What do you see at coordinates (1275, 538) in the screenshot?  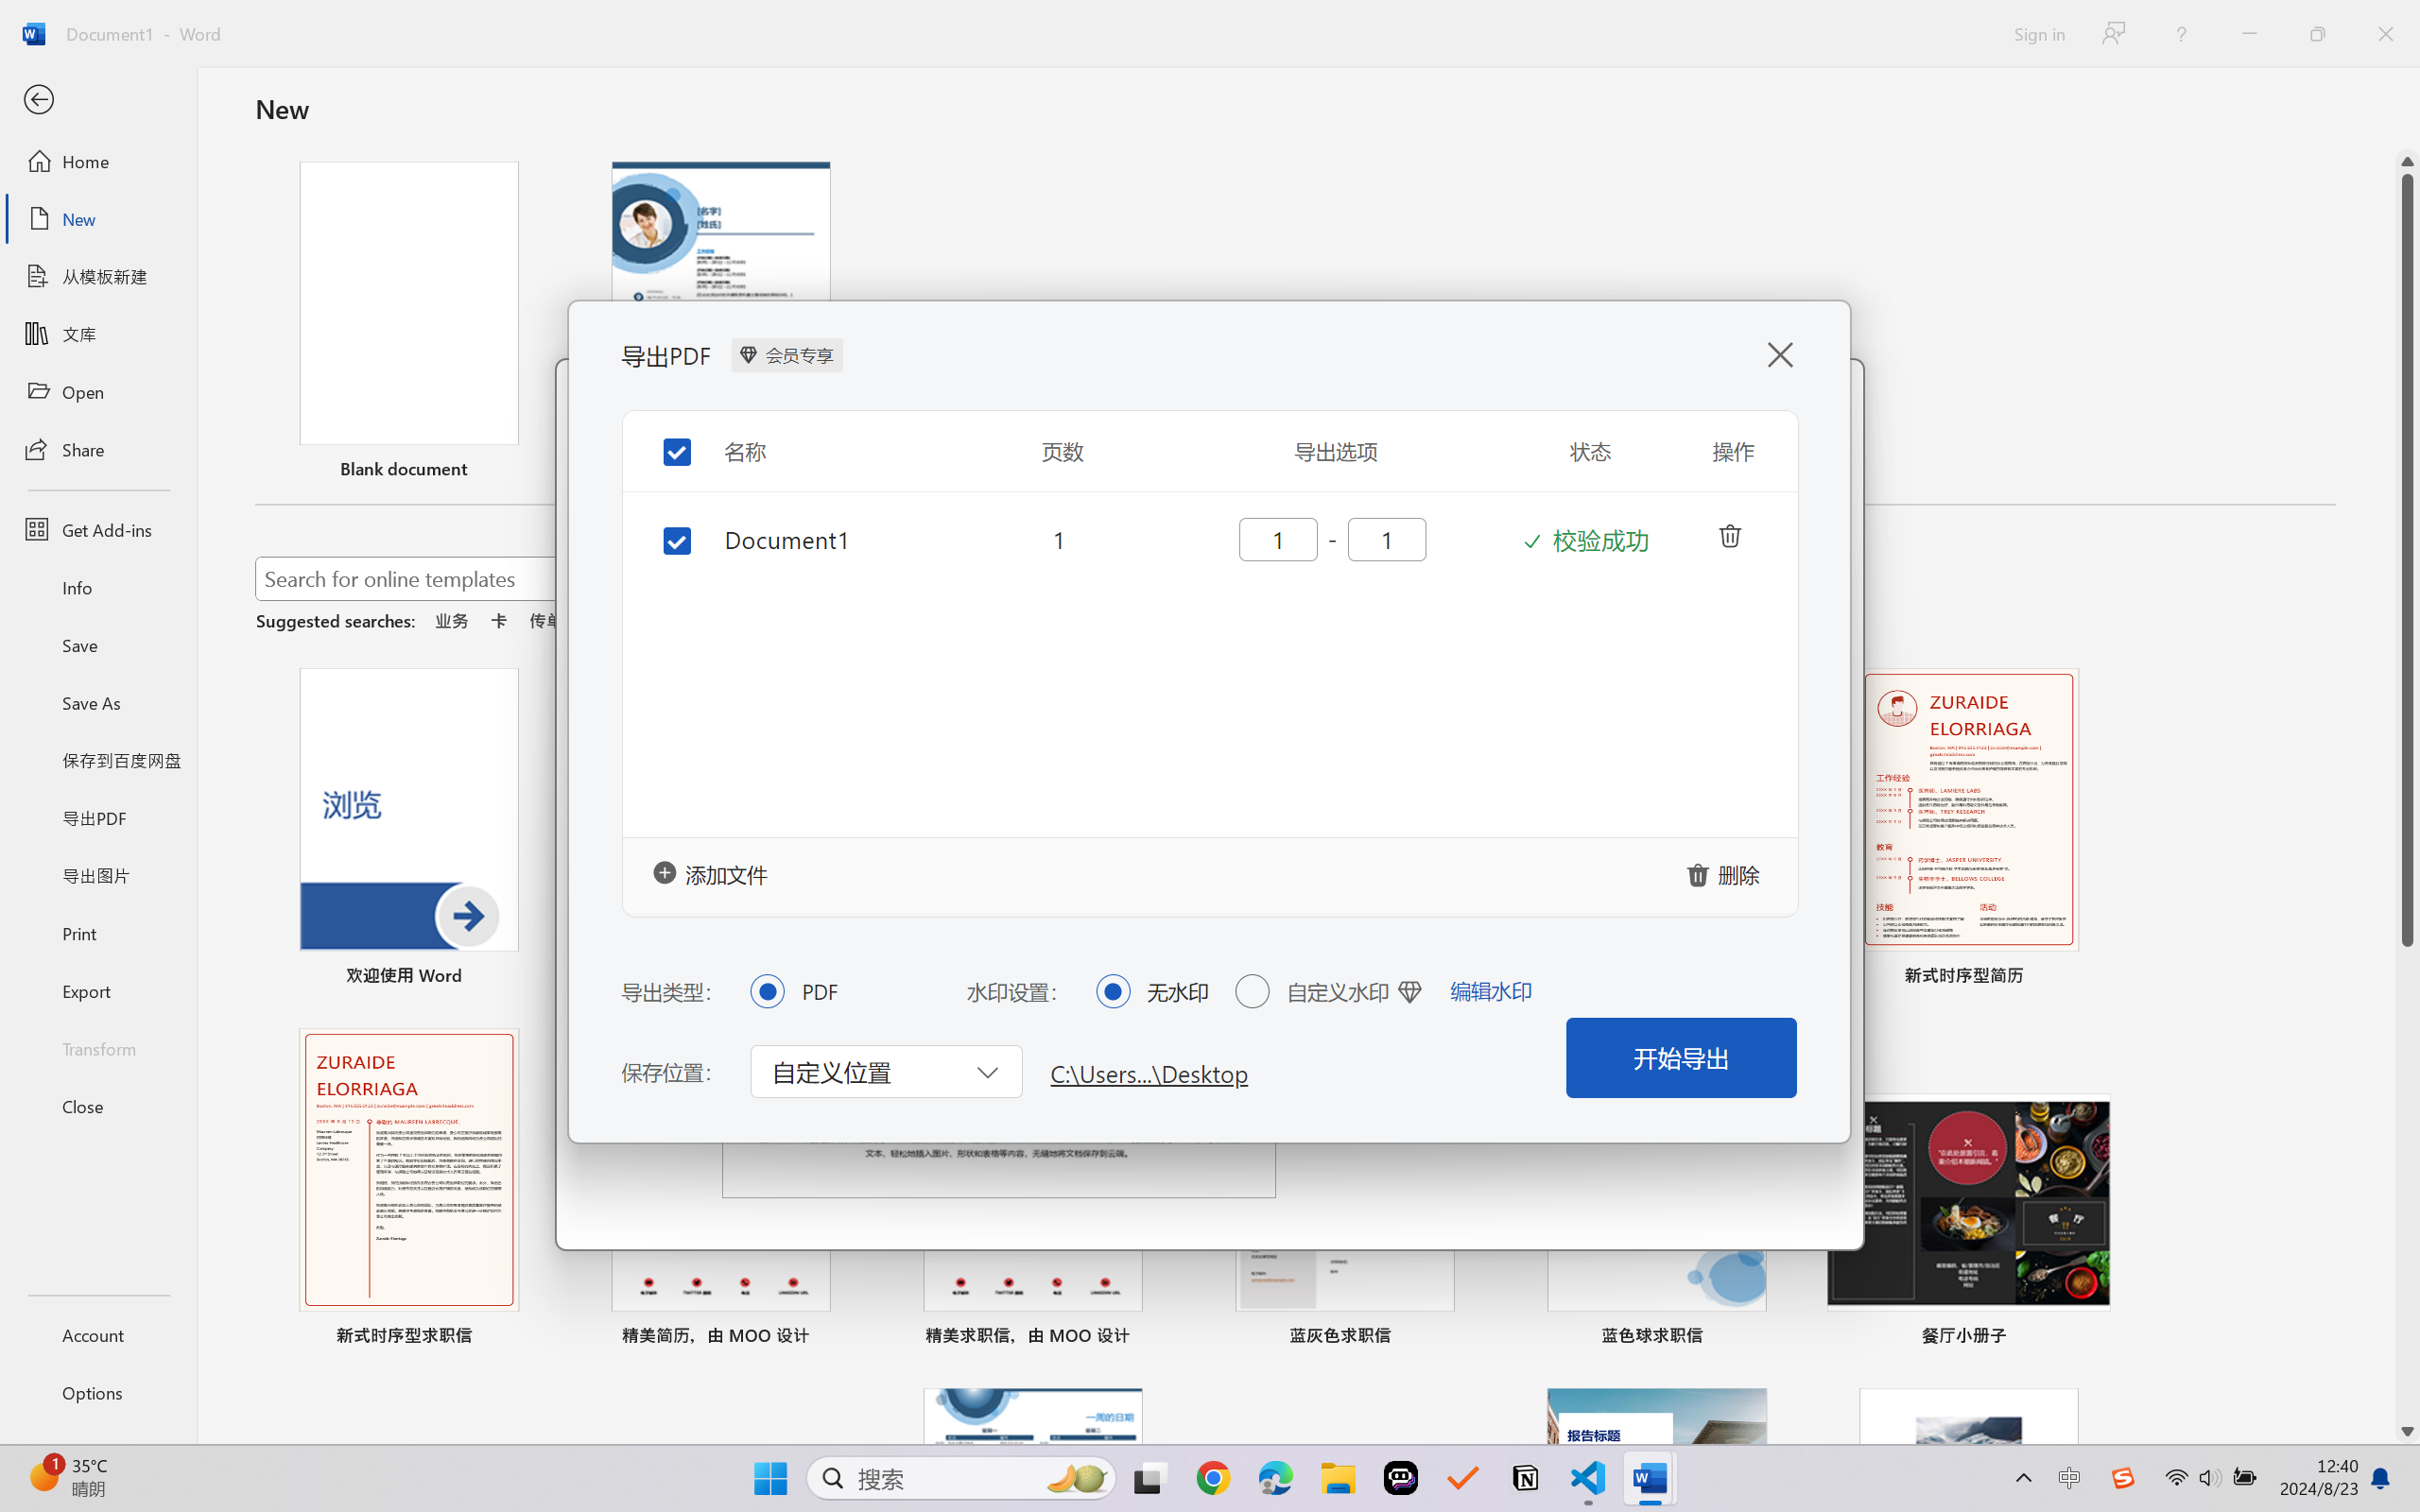 I see `'AutomationID: input36'` at bounding box center [1275, 538].